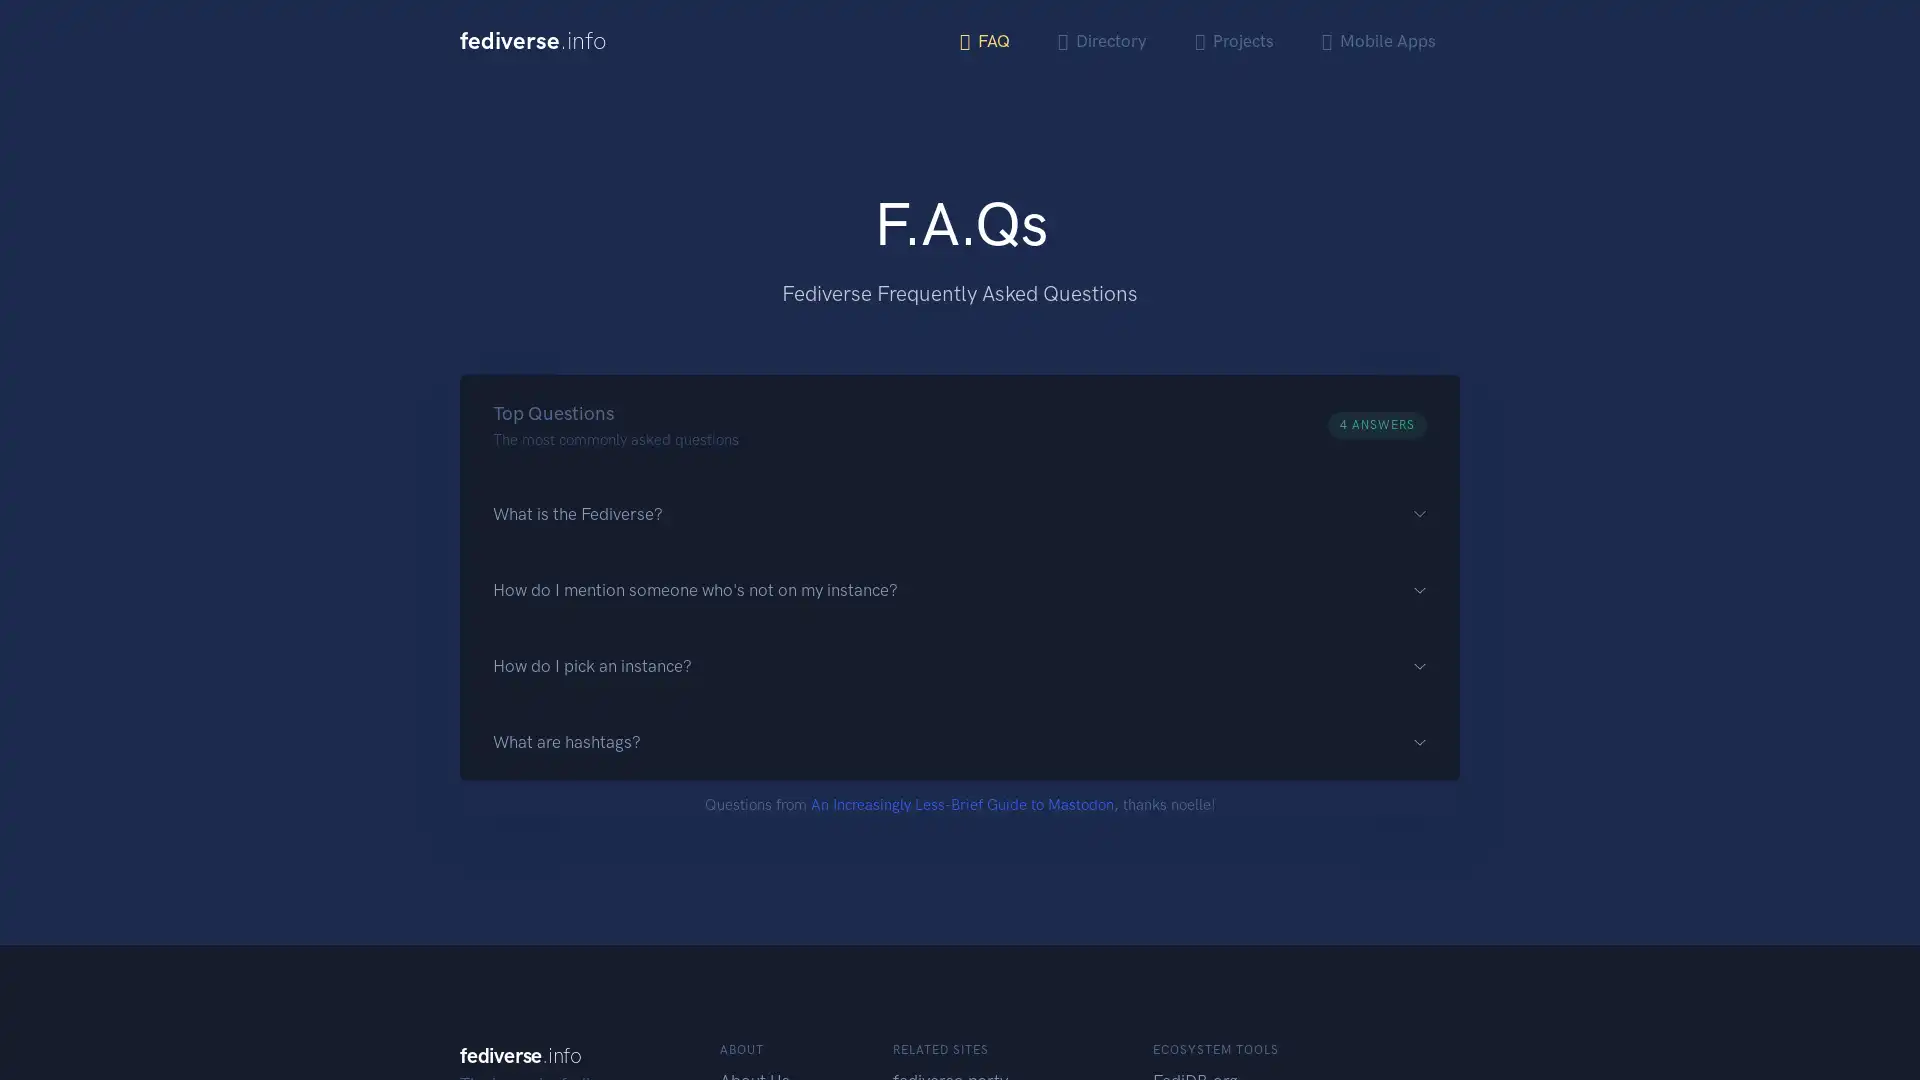  What do you see at coordinates (960, 742) in the screenshot?
I see `What are hashtags?` at bounding box center [960, 742].